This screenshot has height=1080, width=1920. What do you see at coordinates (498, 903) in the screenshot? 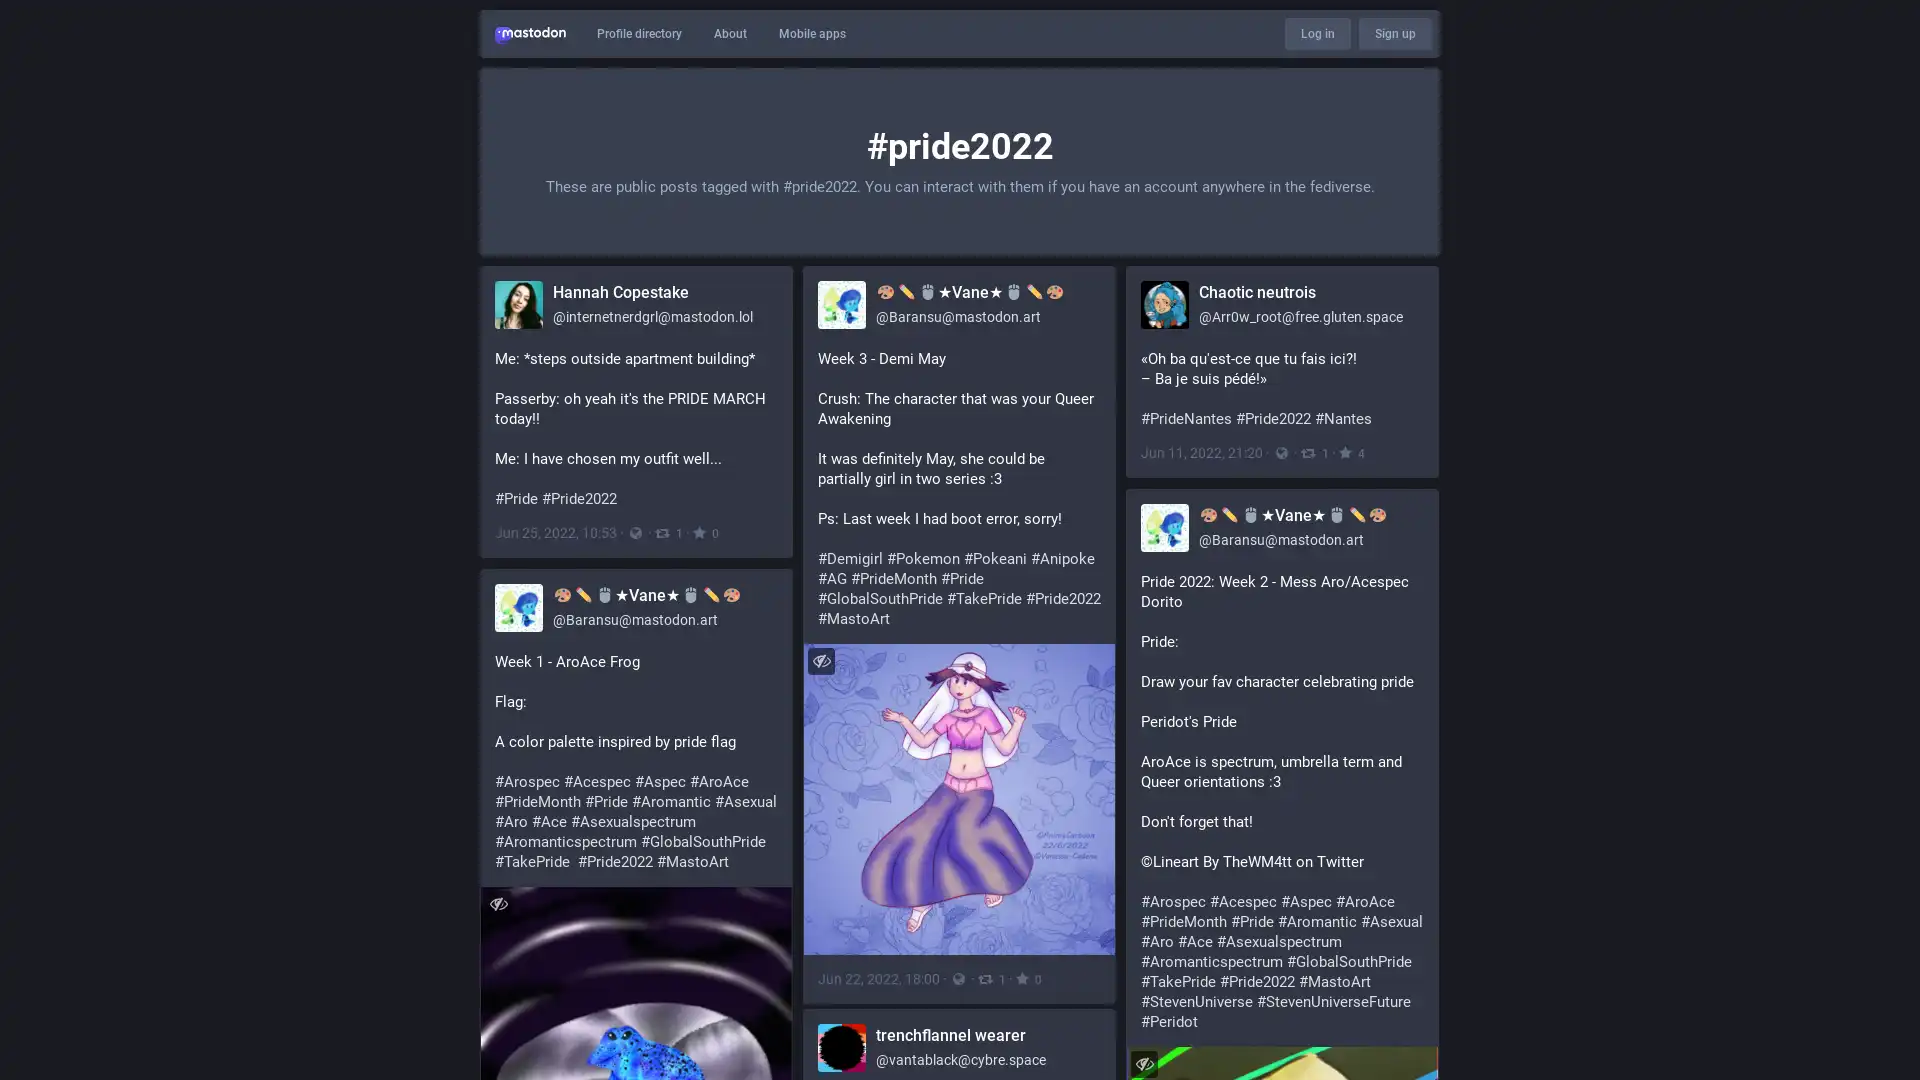
I see `Hide image` at bounding box center [498, 903].